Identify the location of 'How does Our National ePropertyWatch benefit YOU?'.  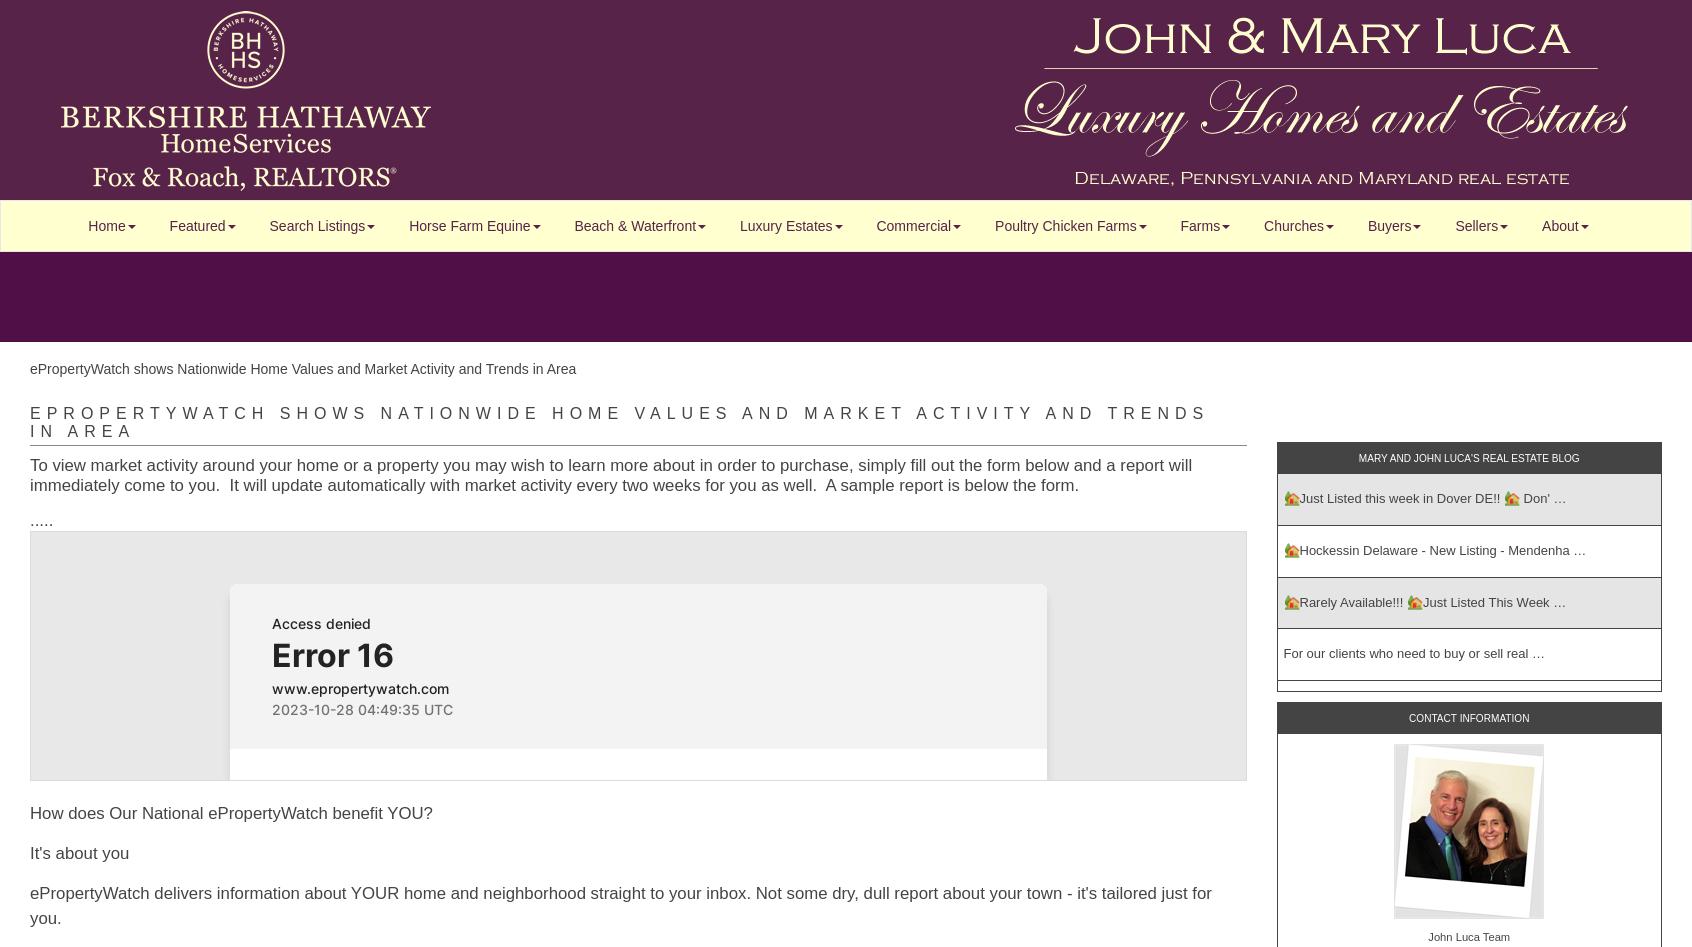
(230, 812).